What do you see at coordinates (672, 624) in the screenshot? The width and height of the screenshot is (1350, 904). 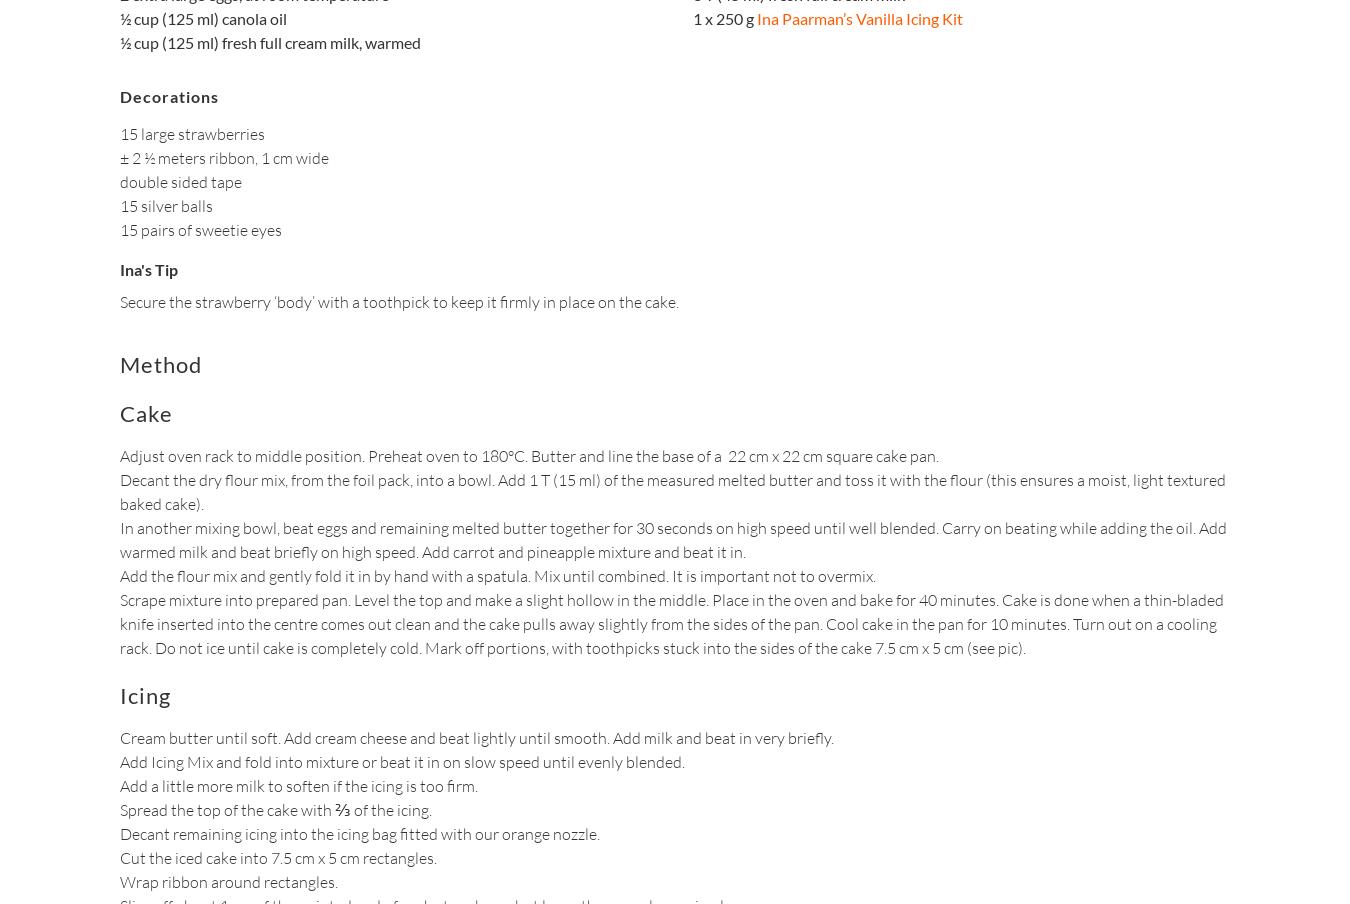 I see `'Scrape mixture into prepared pan. Level the top and make a slight hollow in the middle. Place in the oven and bake for 40 minutes. Cake is done when a thin-bladed knife inserted into the centre comes out clean and the cake pulls away slightly from the sides of the pan. Cool cake in the pan for 10 minutes. Turn out on a cooling rack. Do not ice until cake is completely cold. Mark off portions, with toothpicks stuck into the sides of the cake 7.5 cm x 5 cm (see pic).'` at bounding box center [672, 624].